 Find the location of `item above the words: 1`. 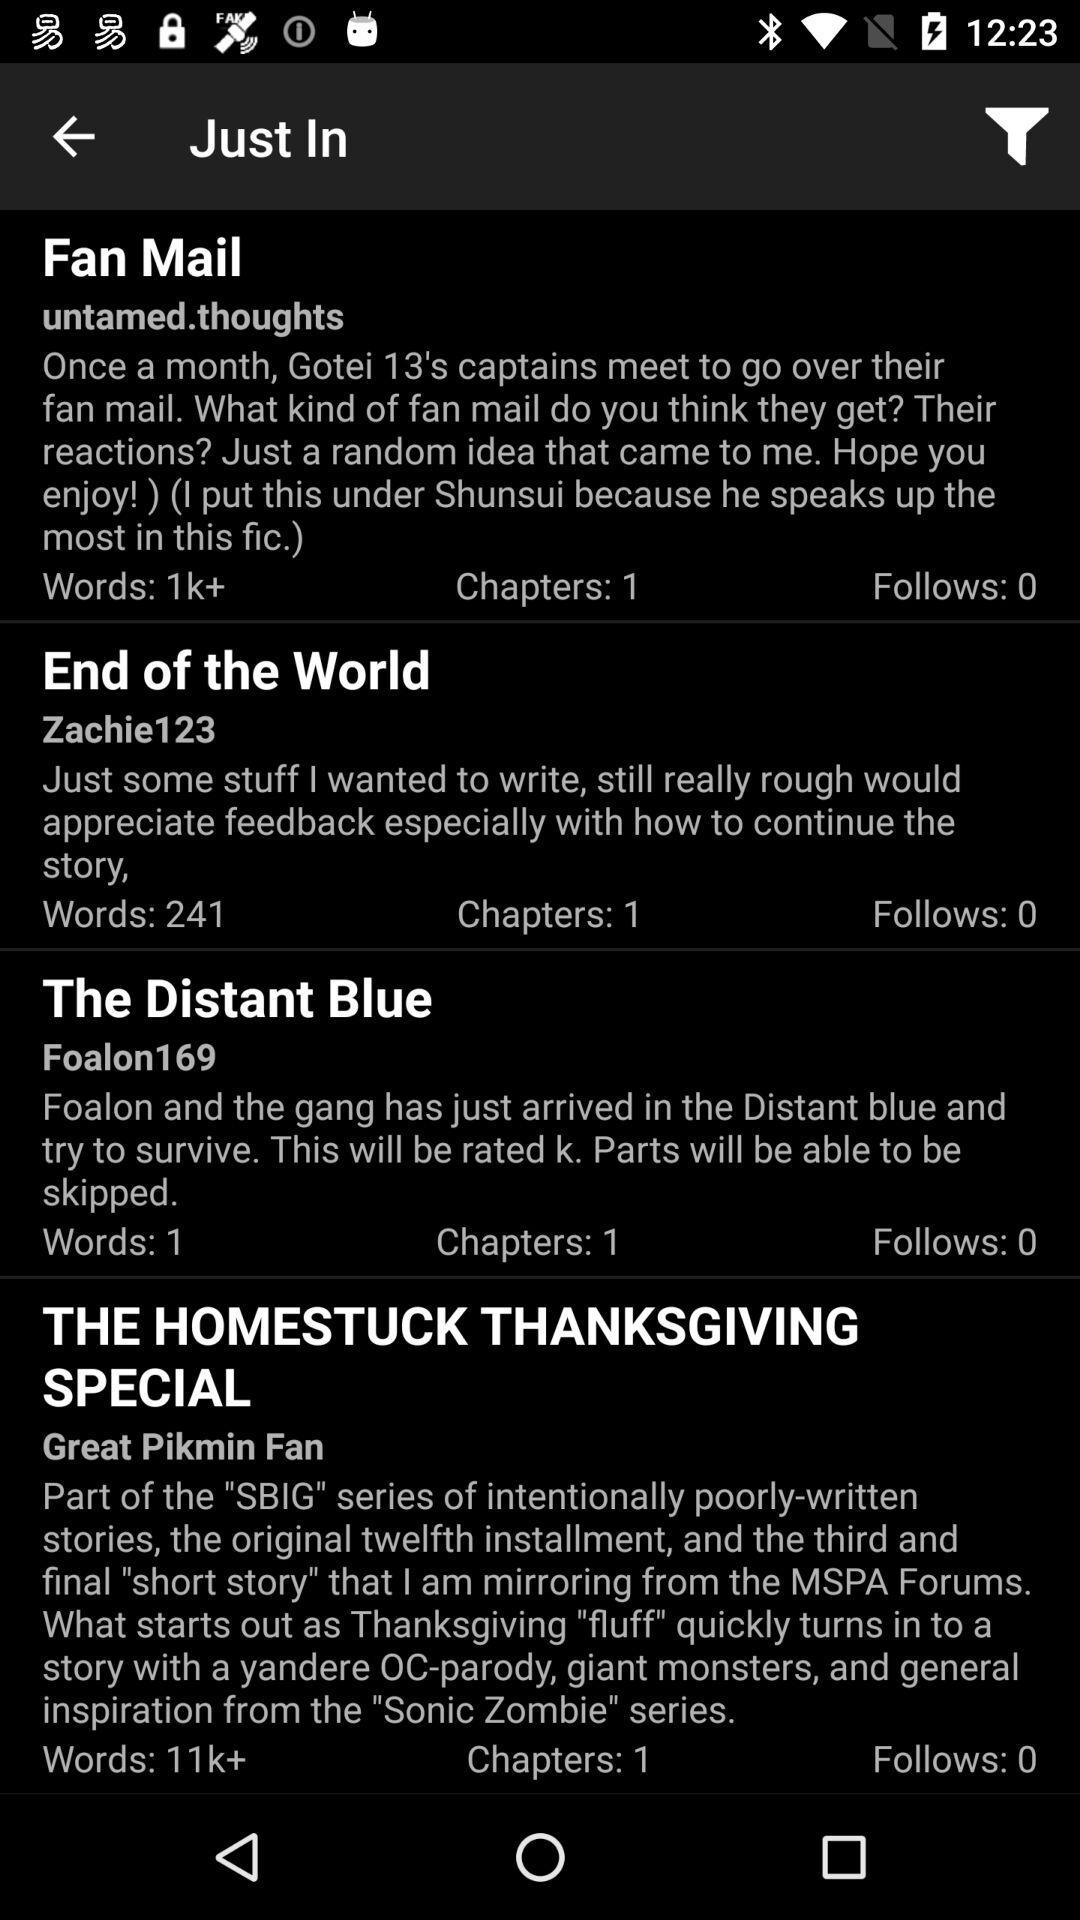

item above the words: 1 is located at coordinates (540, 1148).